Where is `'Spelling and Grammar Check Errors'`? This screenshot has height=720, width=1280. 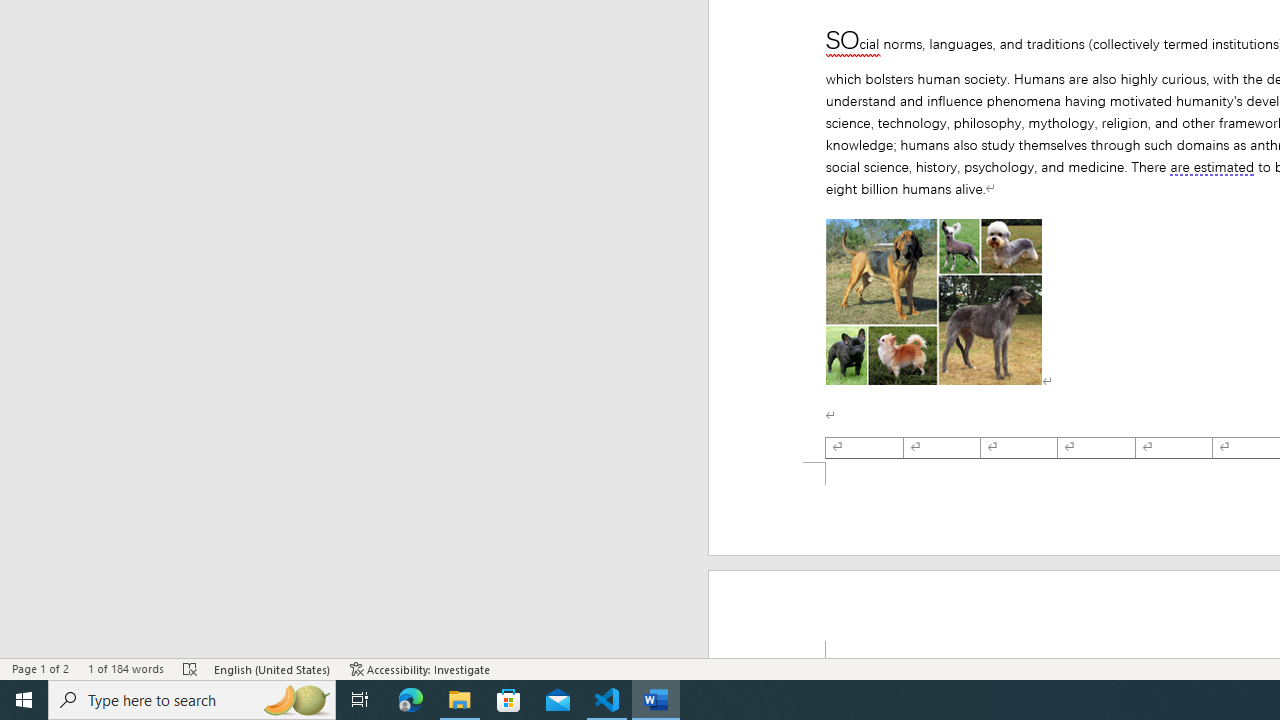 'Spelling and Grammar Check Errors' is located at coordinates (191, 669).